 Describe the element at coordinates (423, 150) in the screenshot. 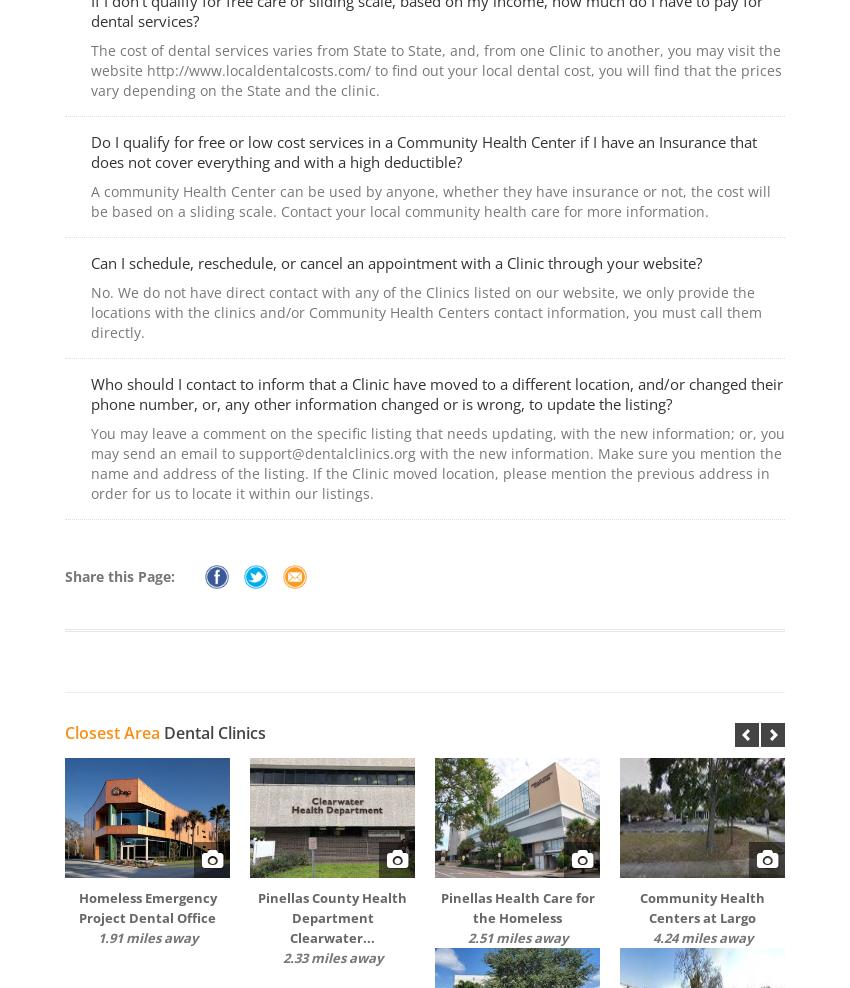

I see `'Do I qualify for free or low cost services in a Community Health Center if I have an Insurance that does not cover everything and with a high deductible?'` at that location.